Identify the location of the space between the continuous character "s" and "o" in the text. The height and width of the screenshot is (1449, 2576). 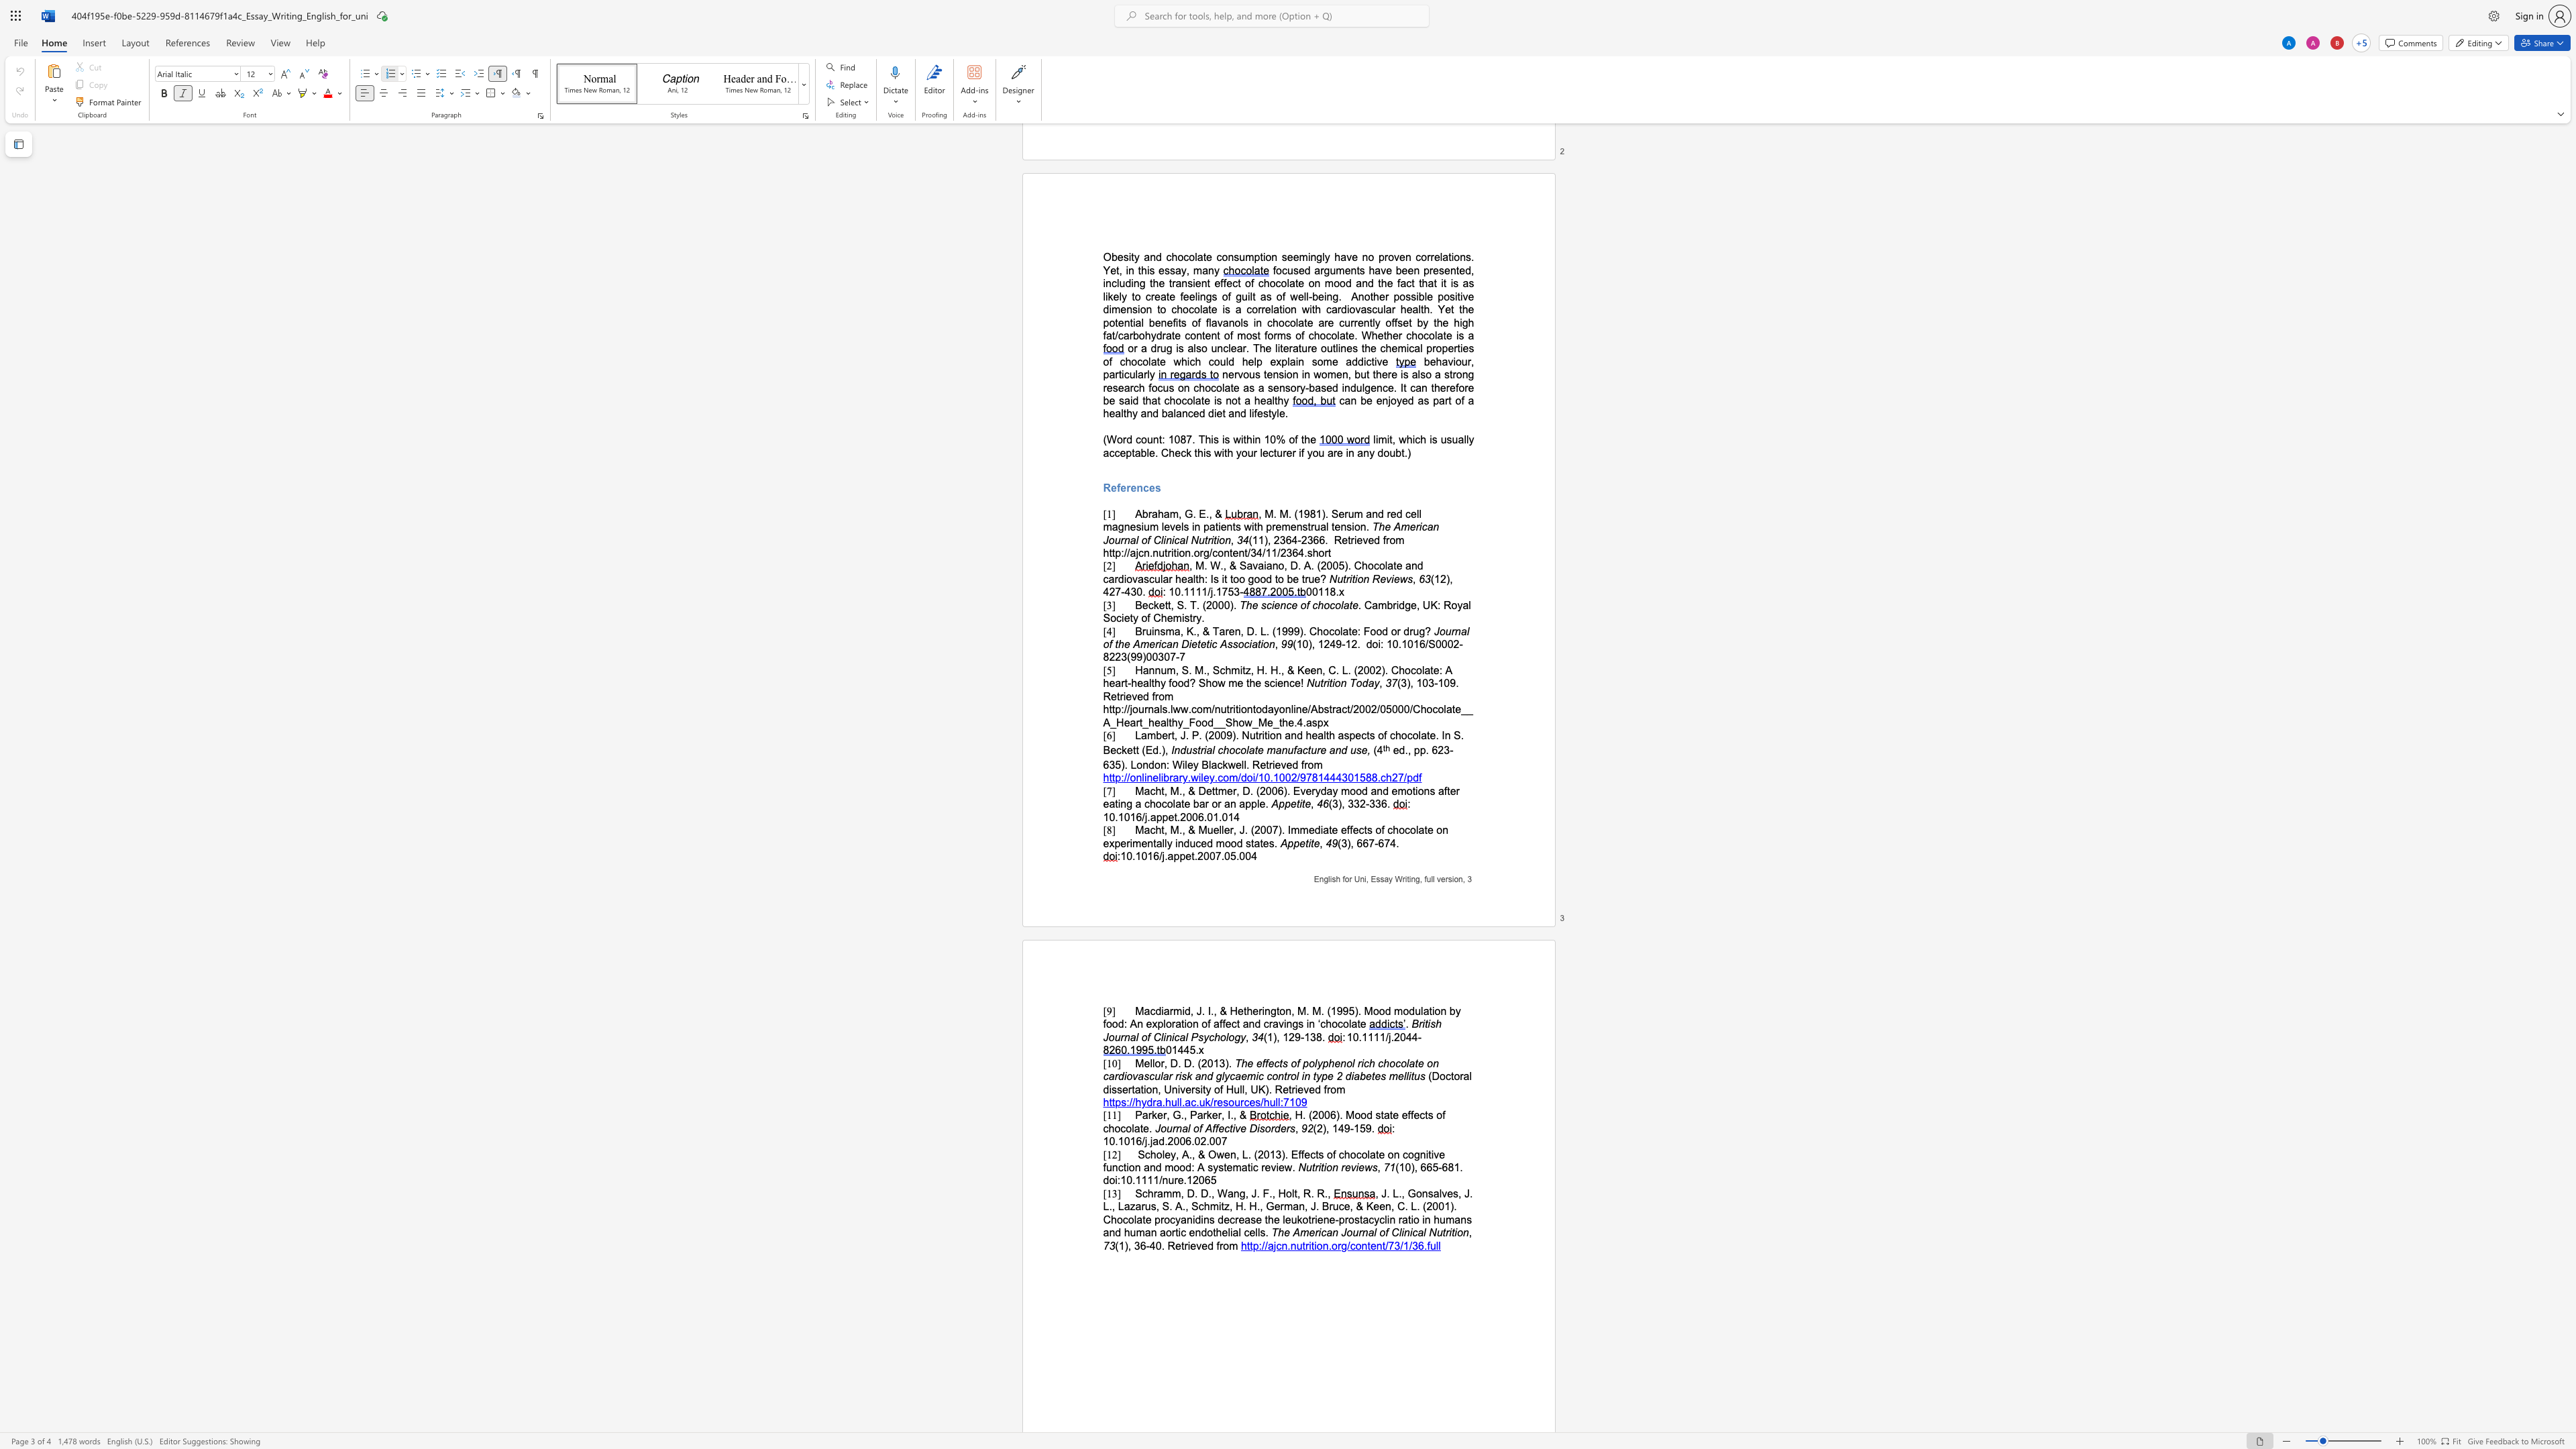
(1264, 1128).